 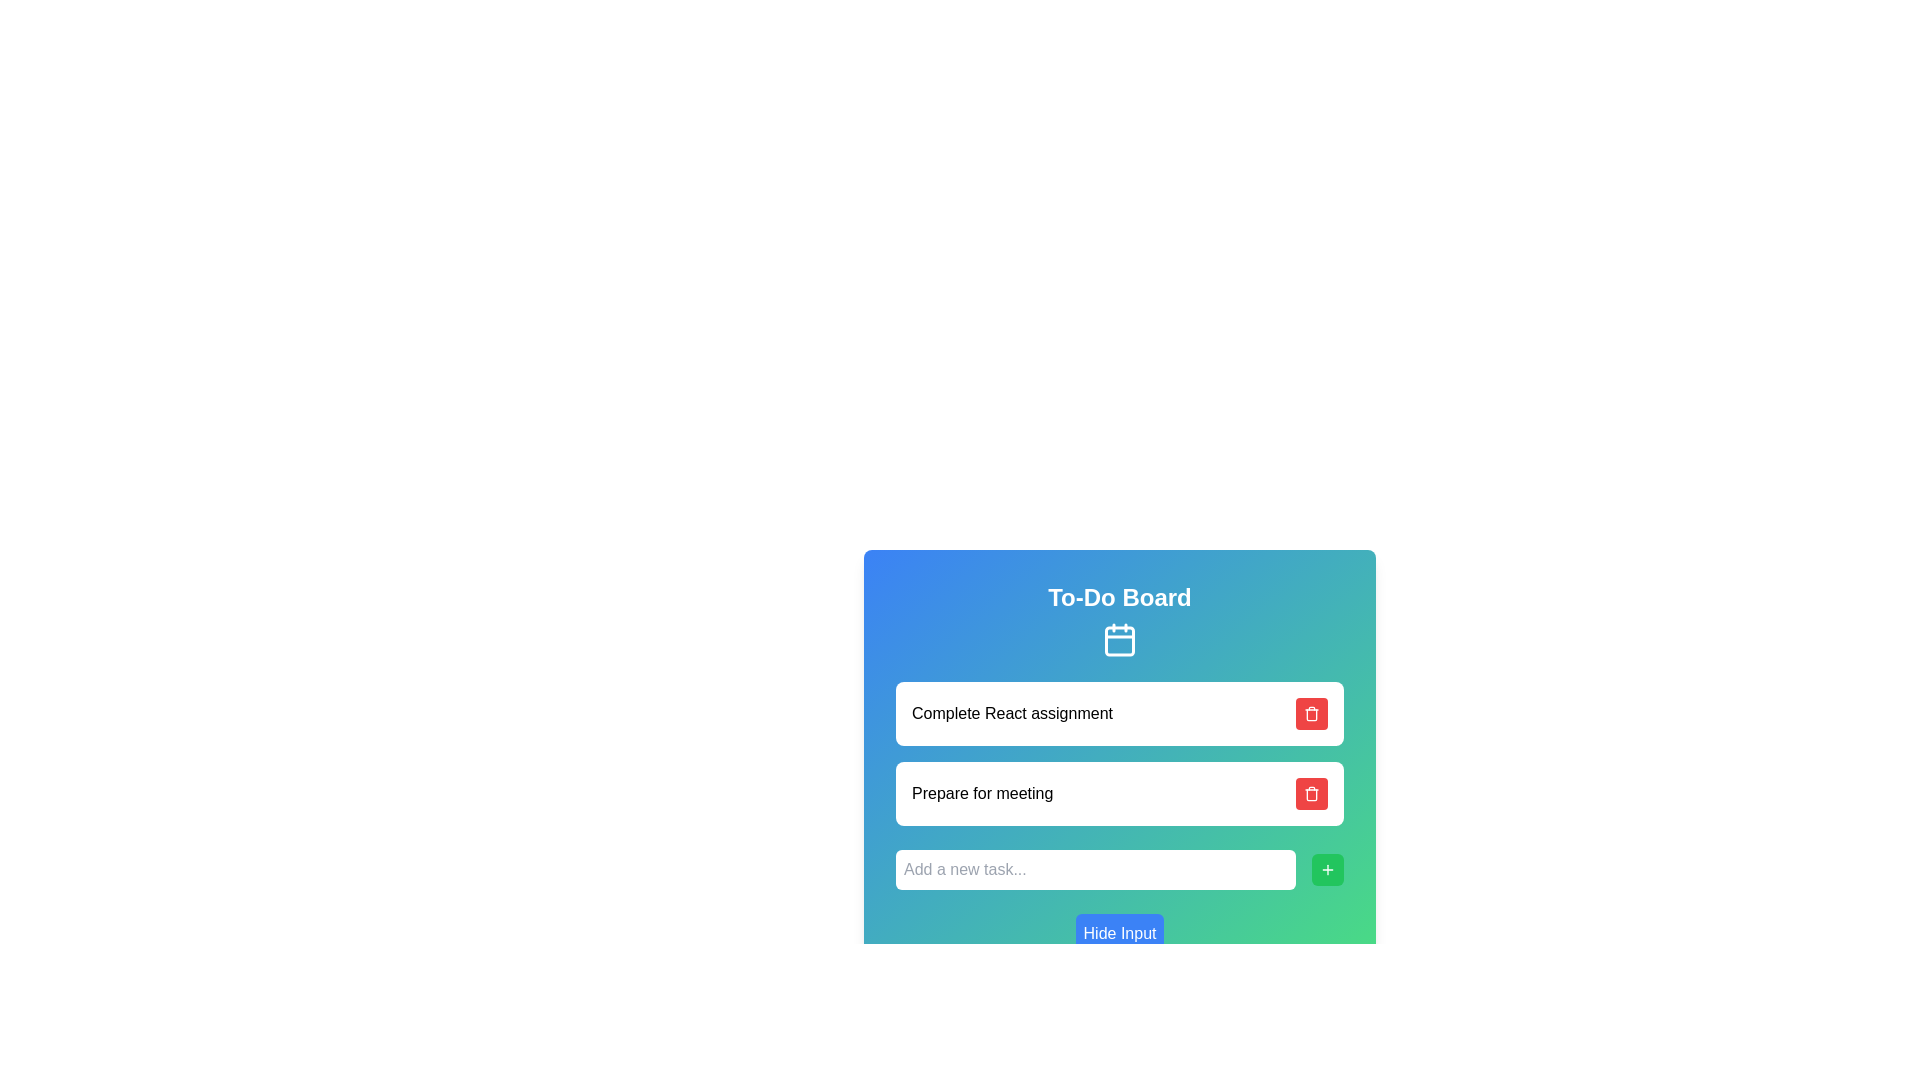 I want to click on the header section containing the text 'To-Do Board' and a calendar icon, located at the top center of the application interface, so click(x=1118, y=619).